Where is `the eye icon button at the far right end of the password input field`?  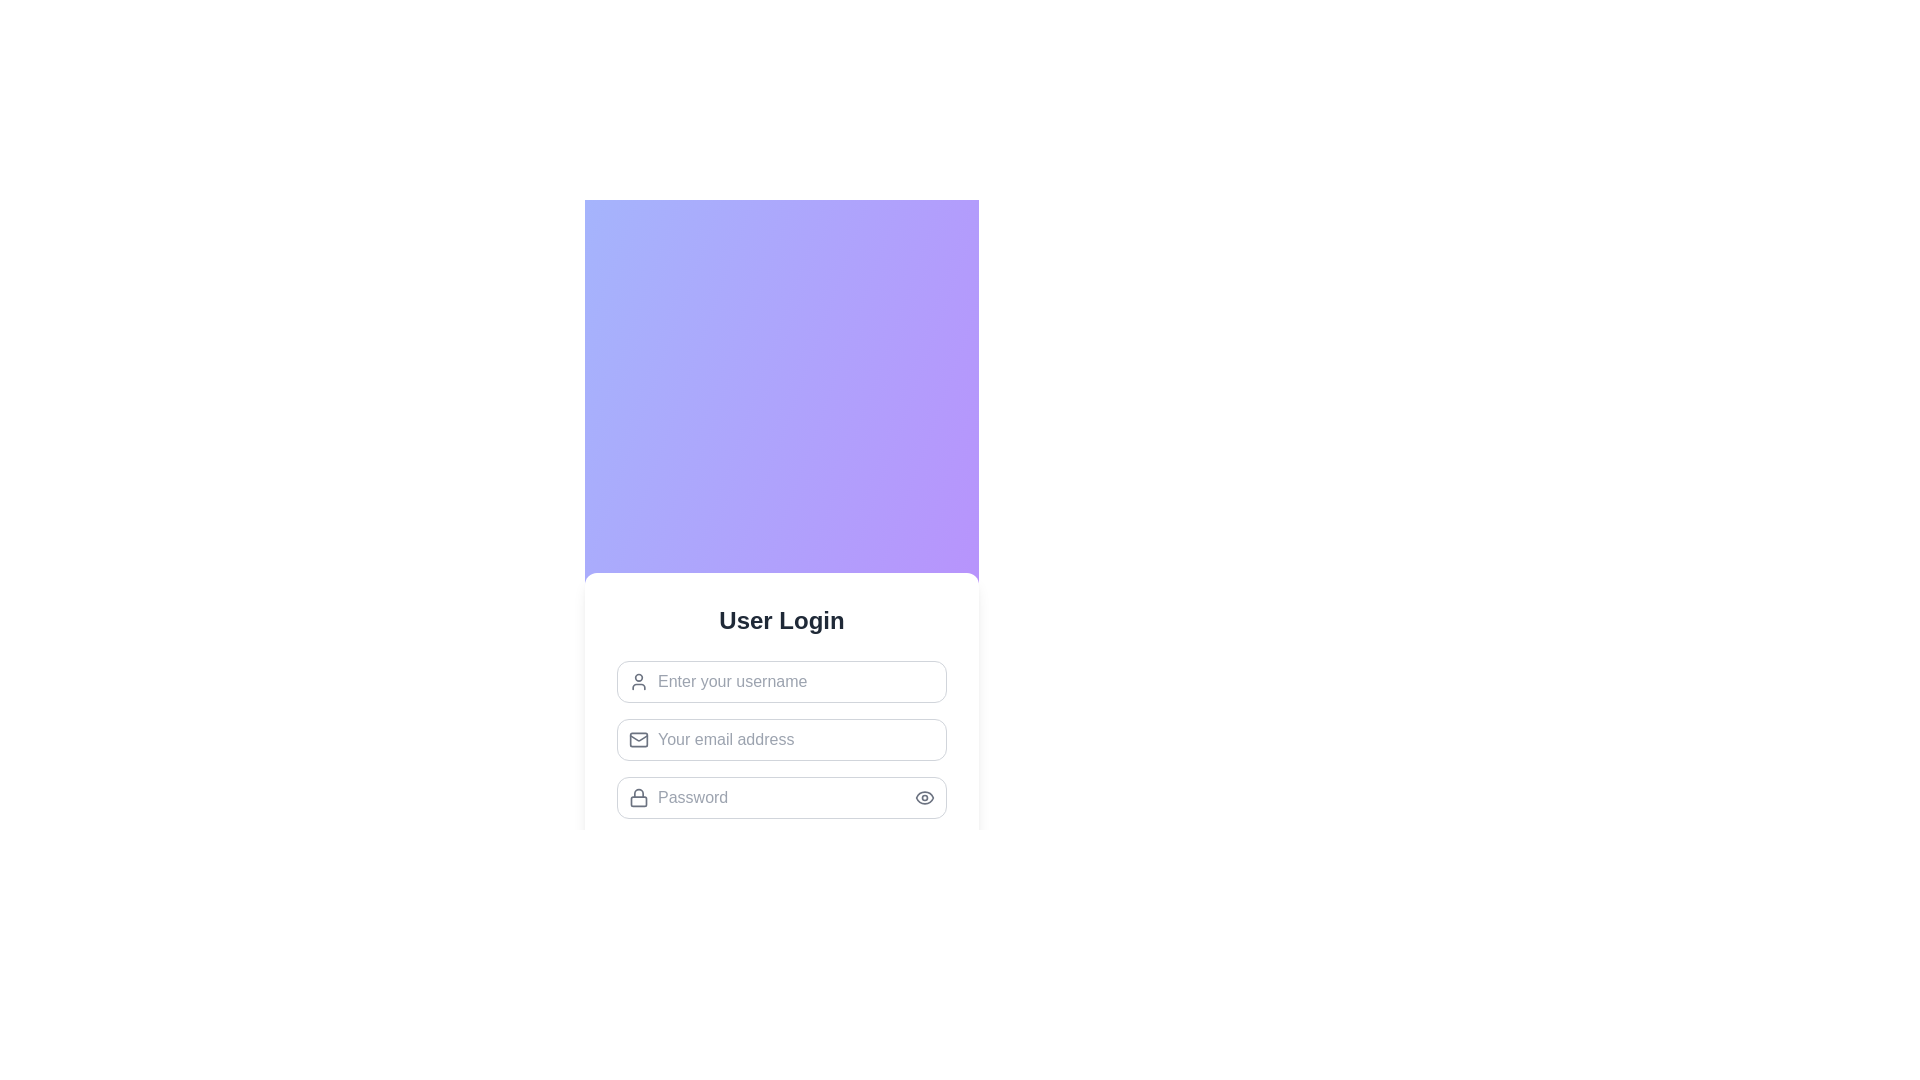
the eye icon button at the far right end of the password input field is located at coordinates (924, 797).